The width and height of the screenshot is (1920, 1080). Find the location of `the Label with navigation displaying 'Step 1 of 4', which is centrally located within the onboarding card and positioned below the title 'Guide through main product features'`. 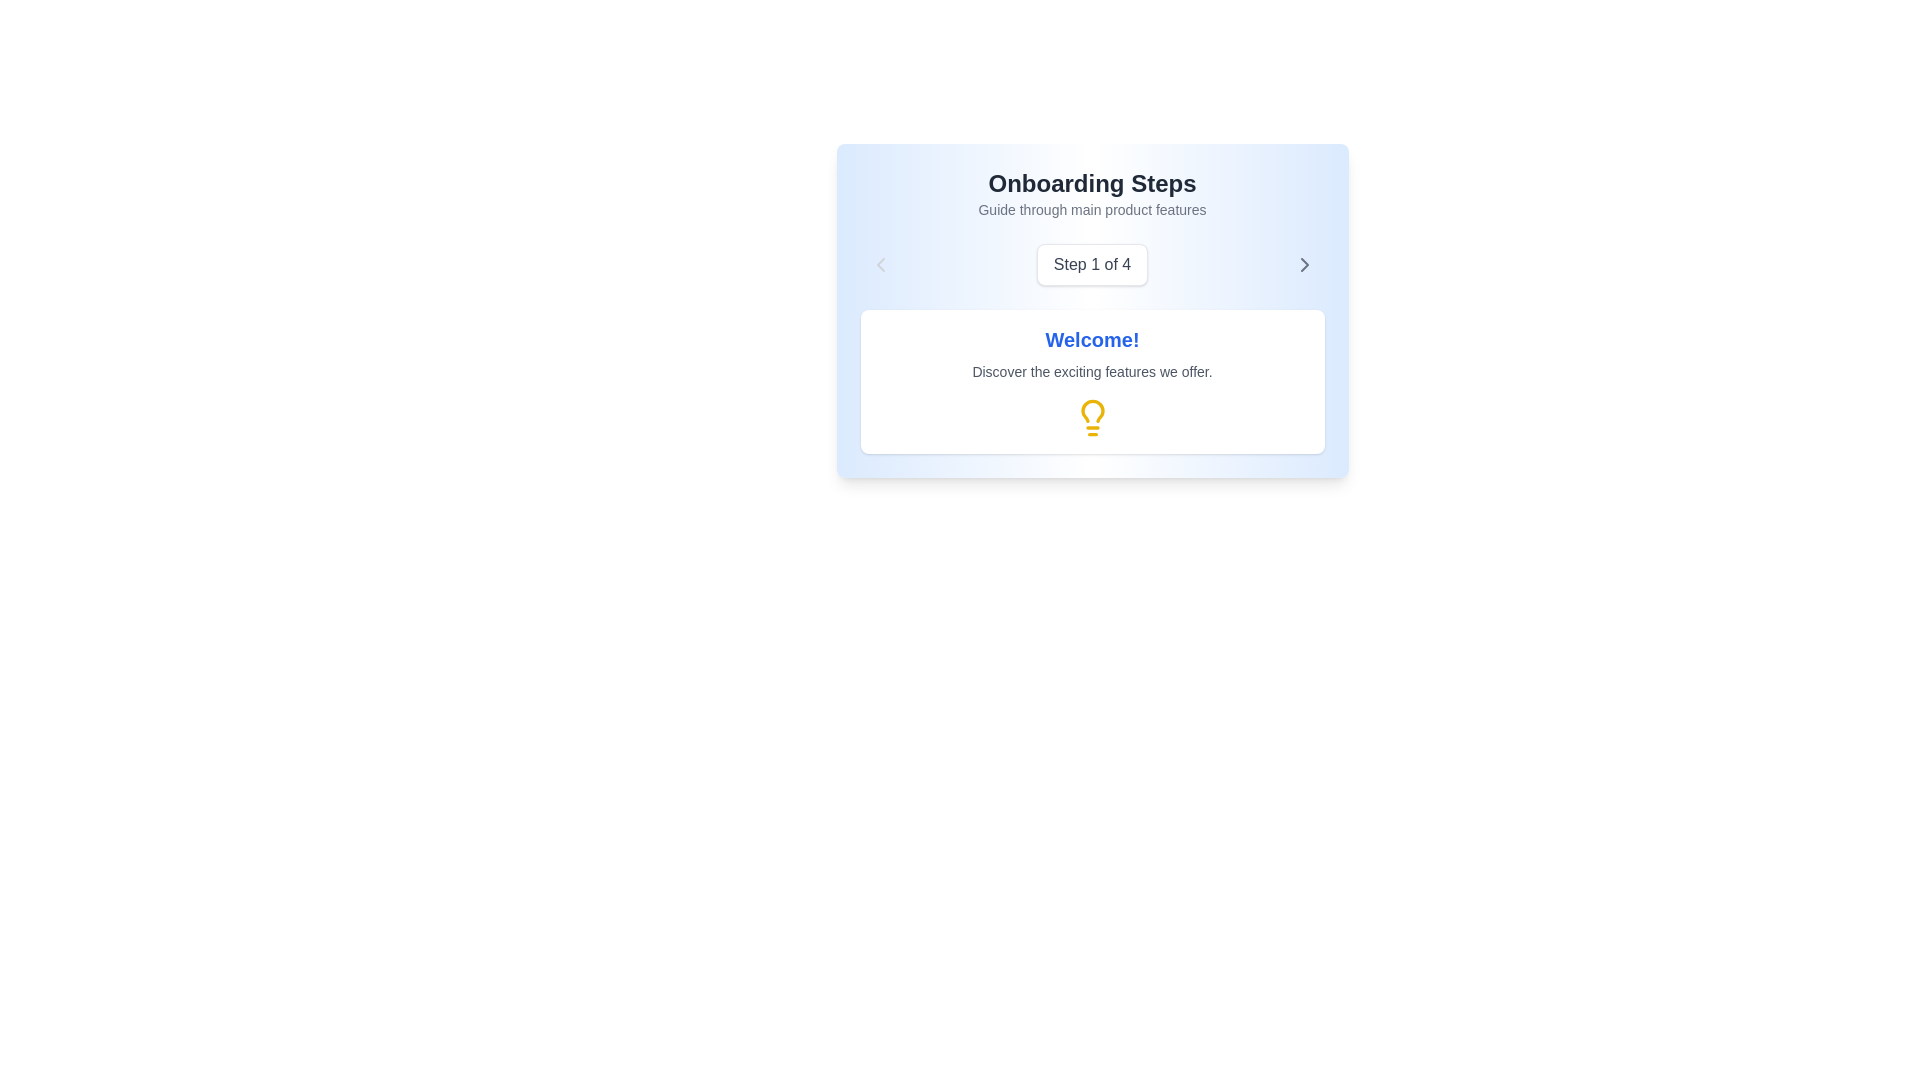

the Label with navigation displaying 'Step 1 of 4', which is centrally located within the onboarding card and positioned below the title 'Guide through main product features' is located at coordinates (1091, 264).